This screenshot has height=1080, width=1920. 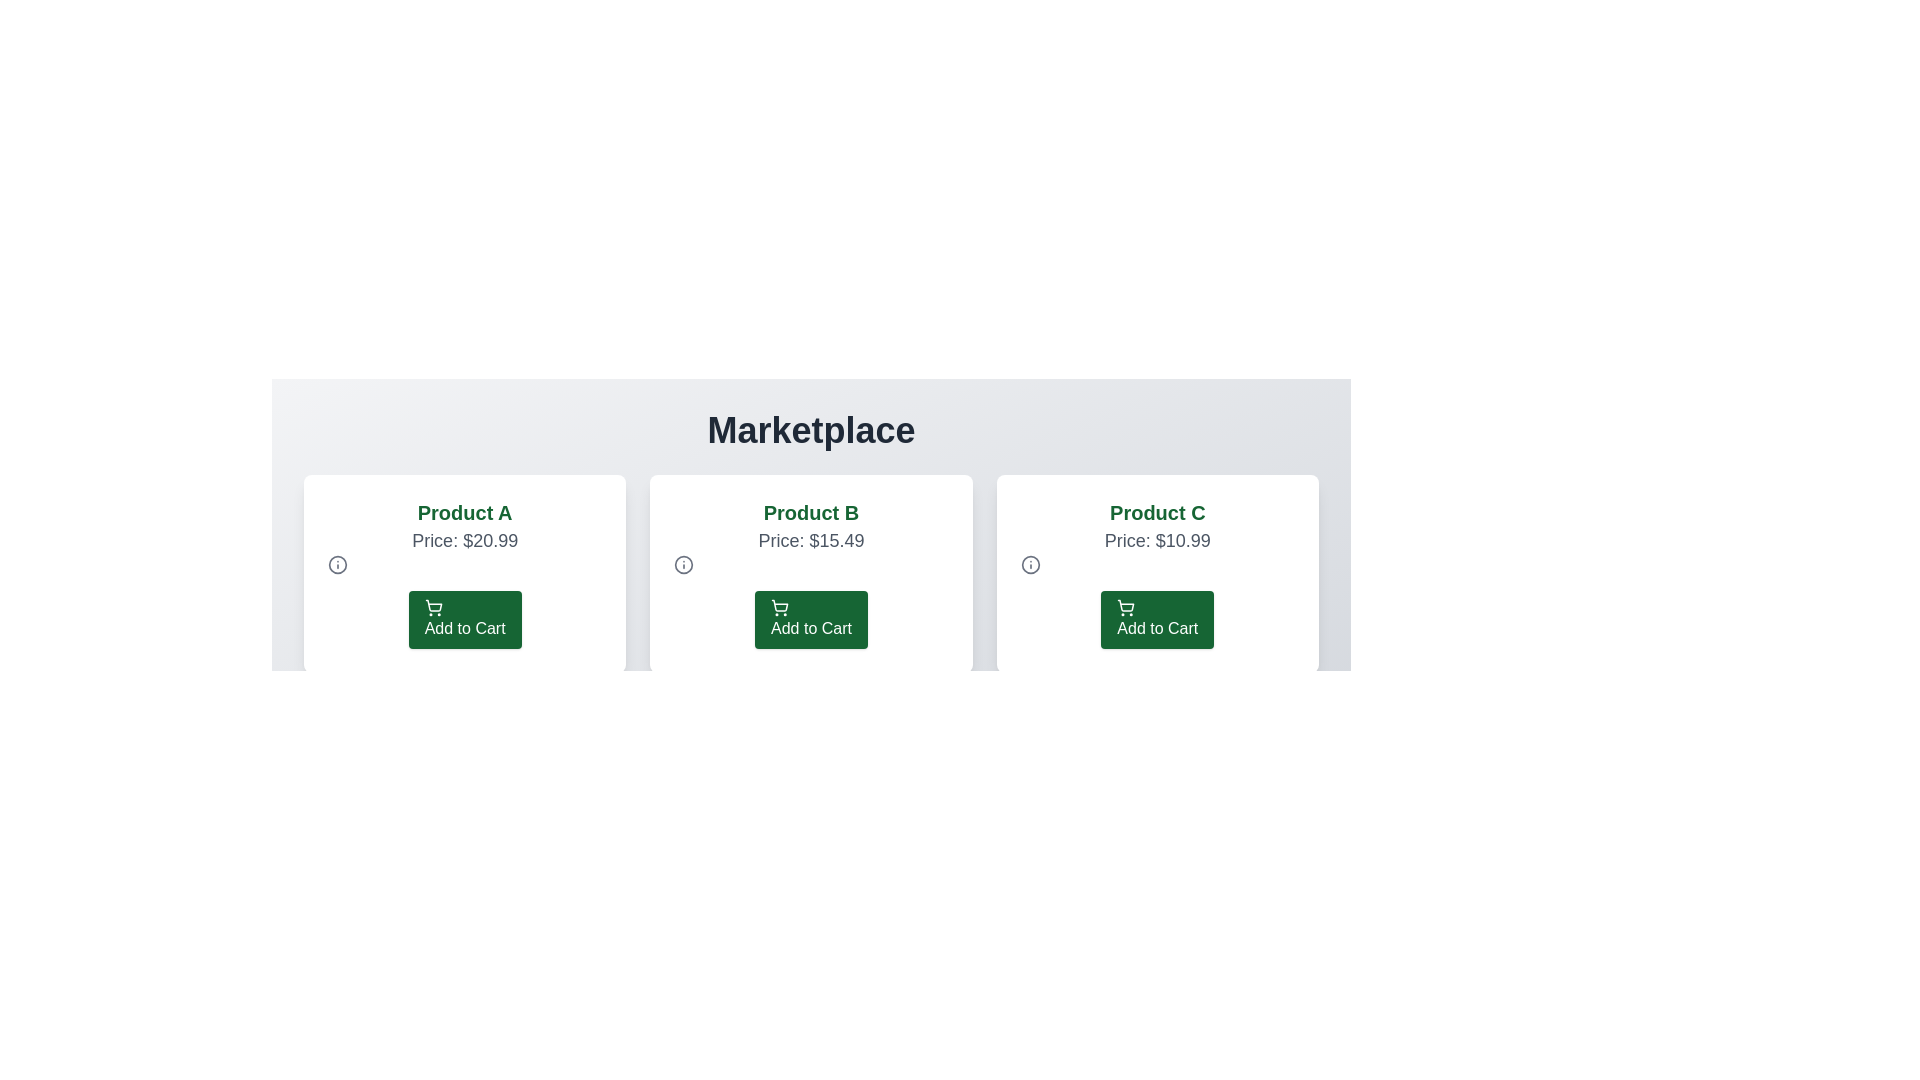 I want to click on the text label representing the product name 'Product C' located at the top of its card on the rightmost side of the marketplace display, so click(x=1157, y=512).